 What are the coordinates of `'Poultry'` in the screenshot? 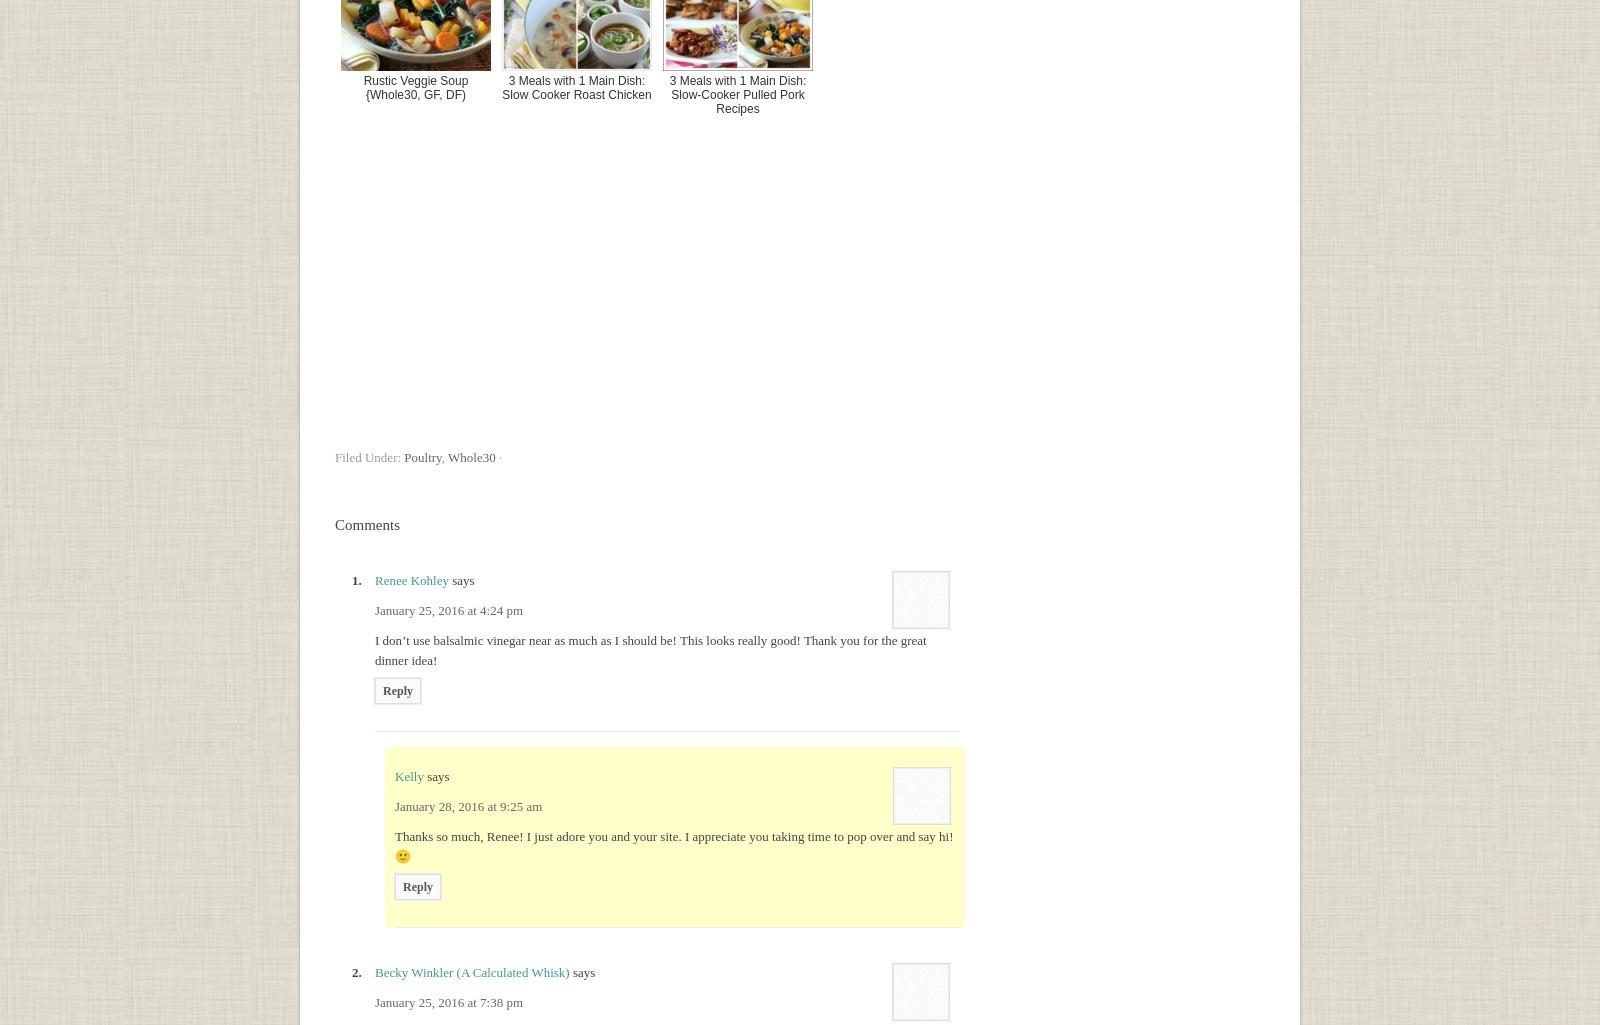 It's located at (421, 456).